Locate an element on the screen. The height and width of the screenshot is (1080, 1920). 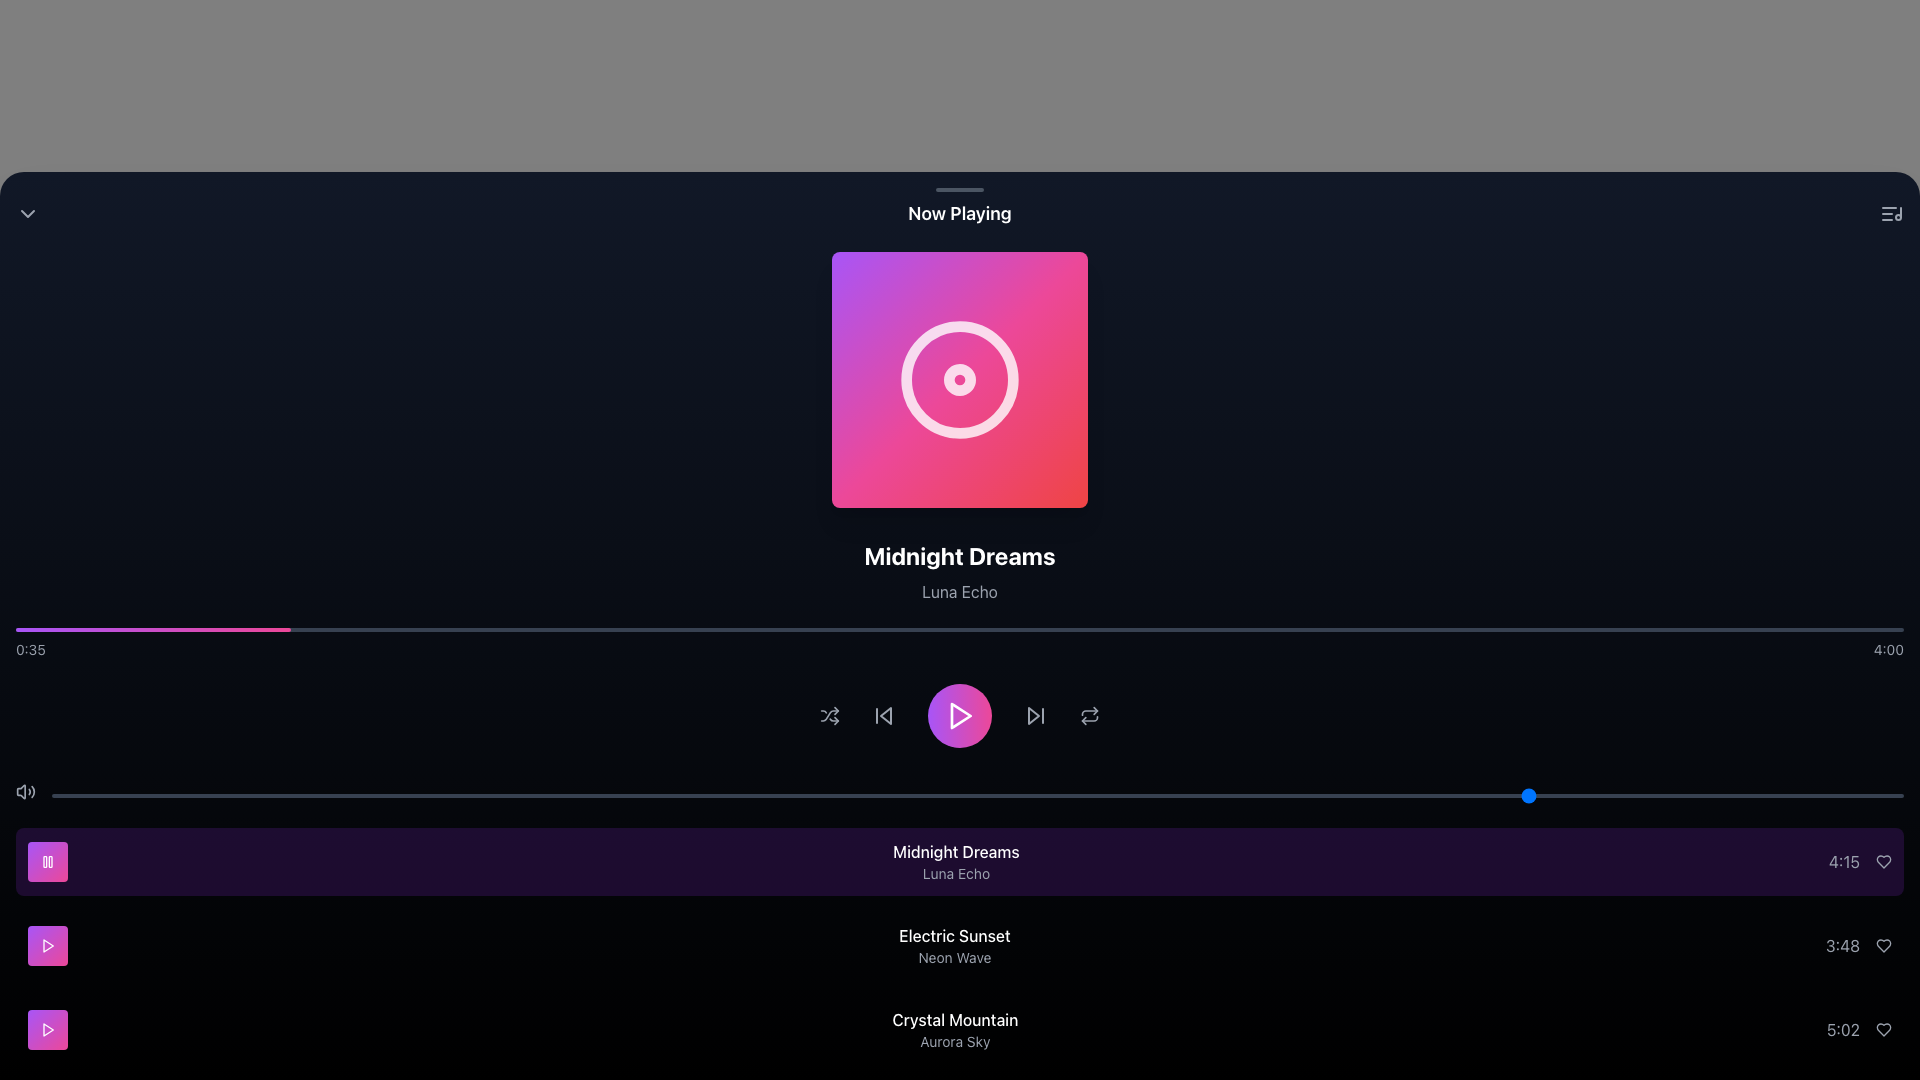
the progress of the media is located at coordinates (1620, 628).